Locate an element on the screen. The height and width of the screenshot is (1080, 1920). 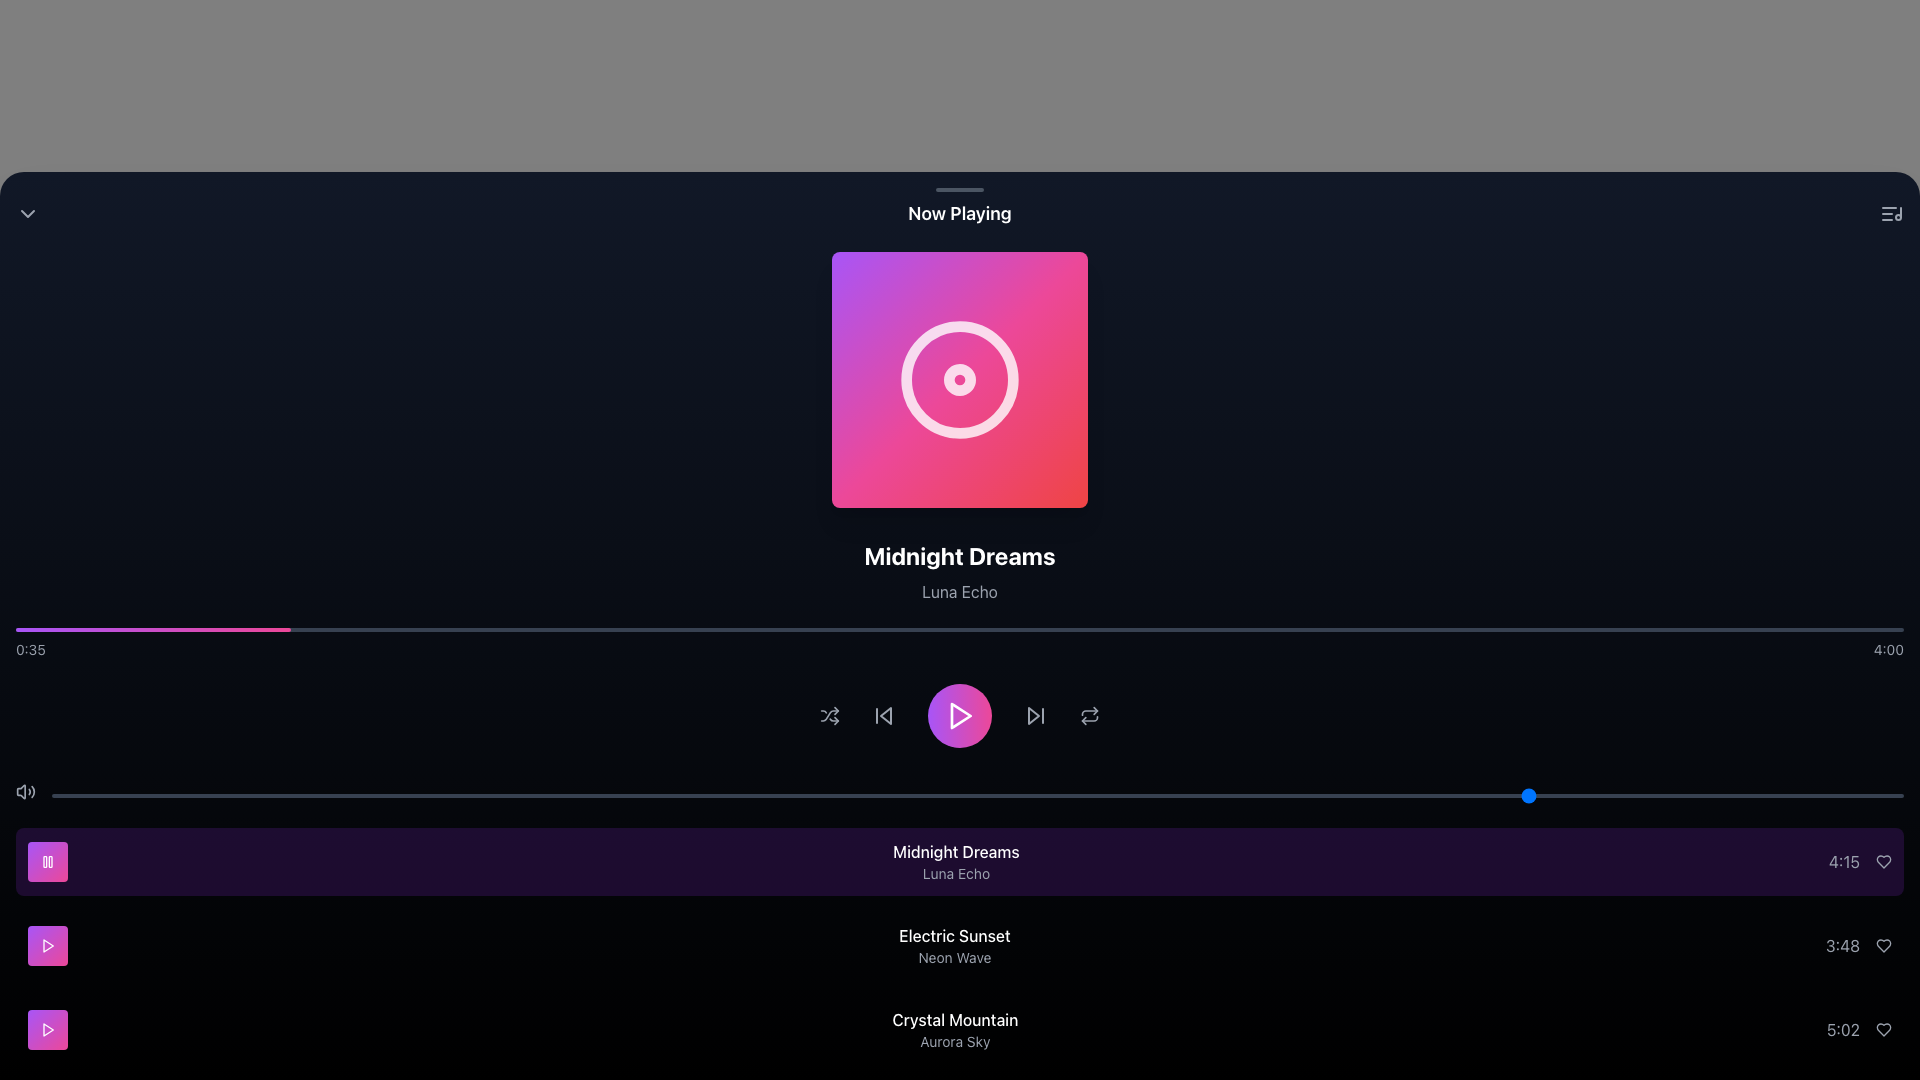
the progress of the media is located at coordinates (1620, 628).